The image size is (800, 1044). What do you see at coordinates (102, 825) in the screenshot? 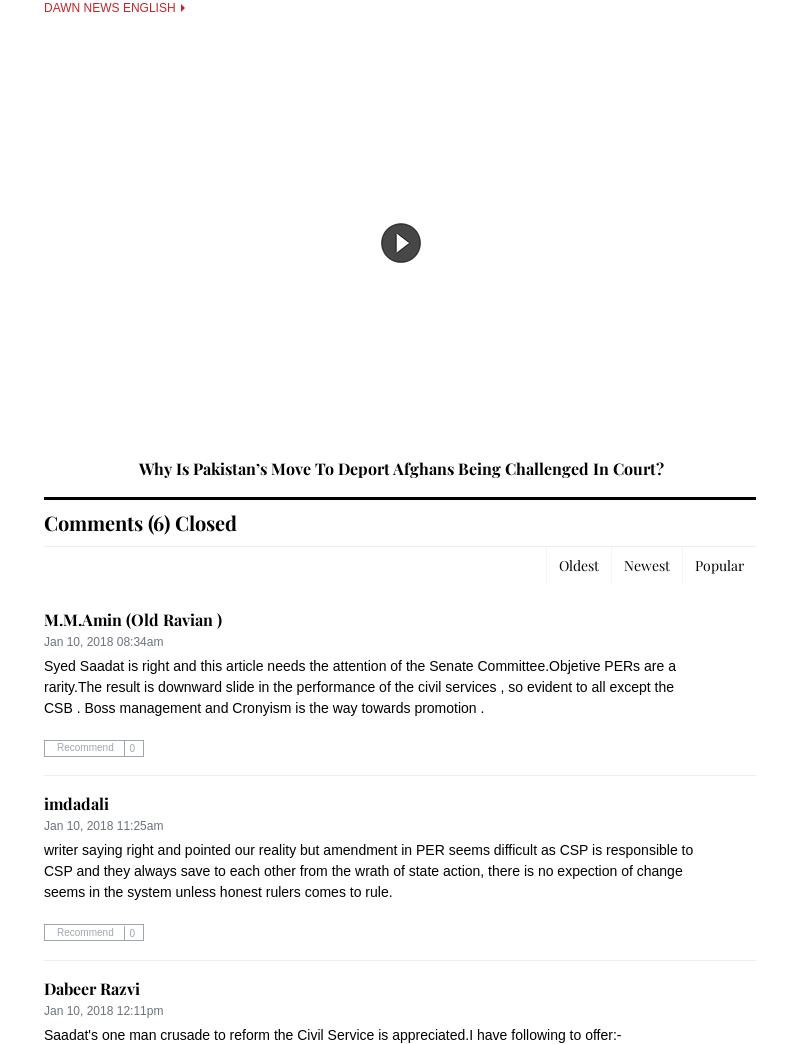
I see `'Jan 10, 2018 11:25am'` at bounding box center [102, 825].